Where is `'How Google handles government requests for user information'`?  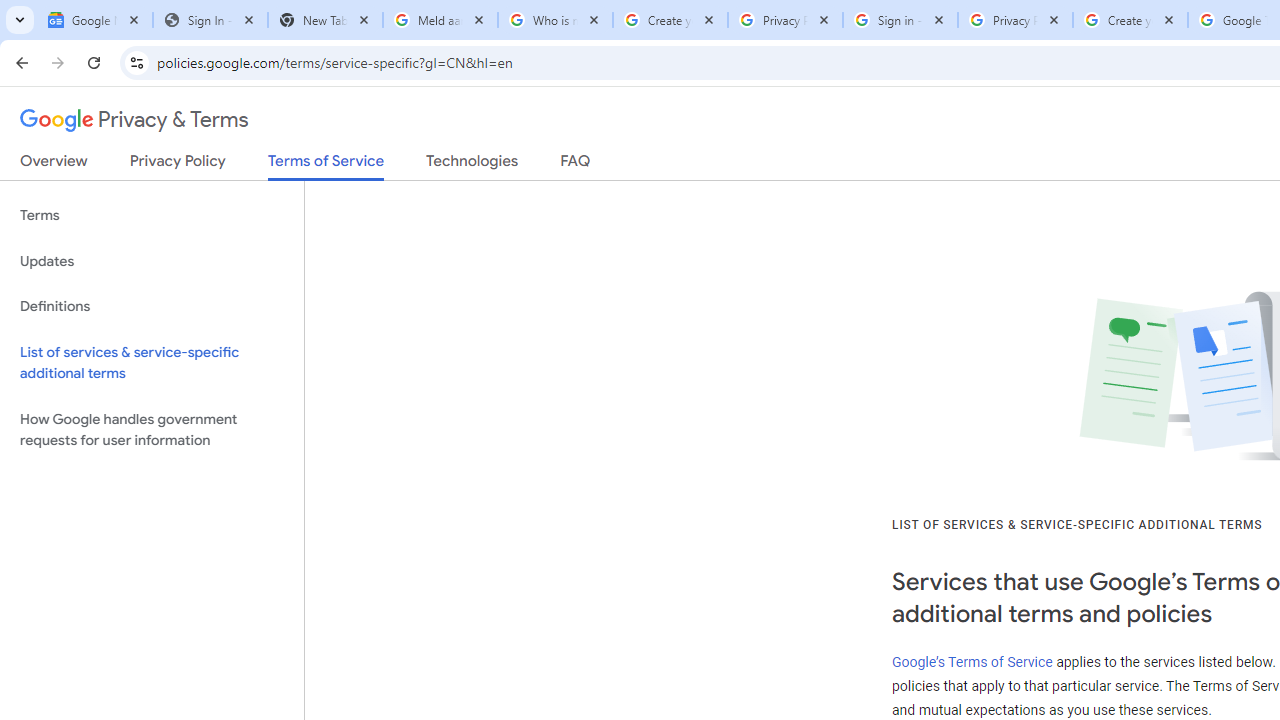 'How Google handles government requests for user information' is located at coordinates (151, 428).